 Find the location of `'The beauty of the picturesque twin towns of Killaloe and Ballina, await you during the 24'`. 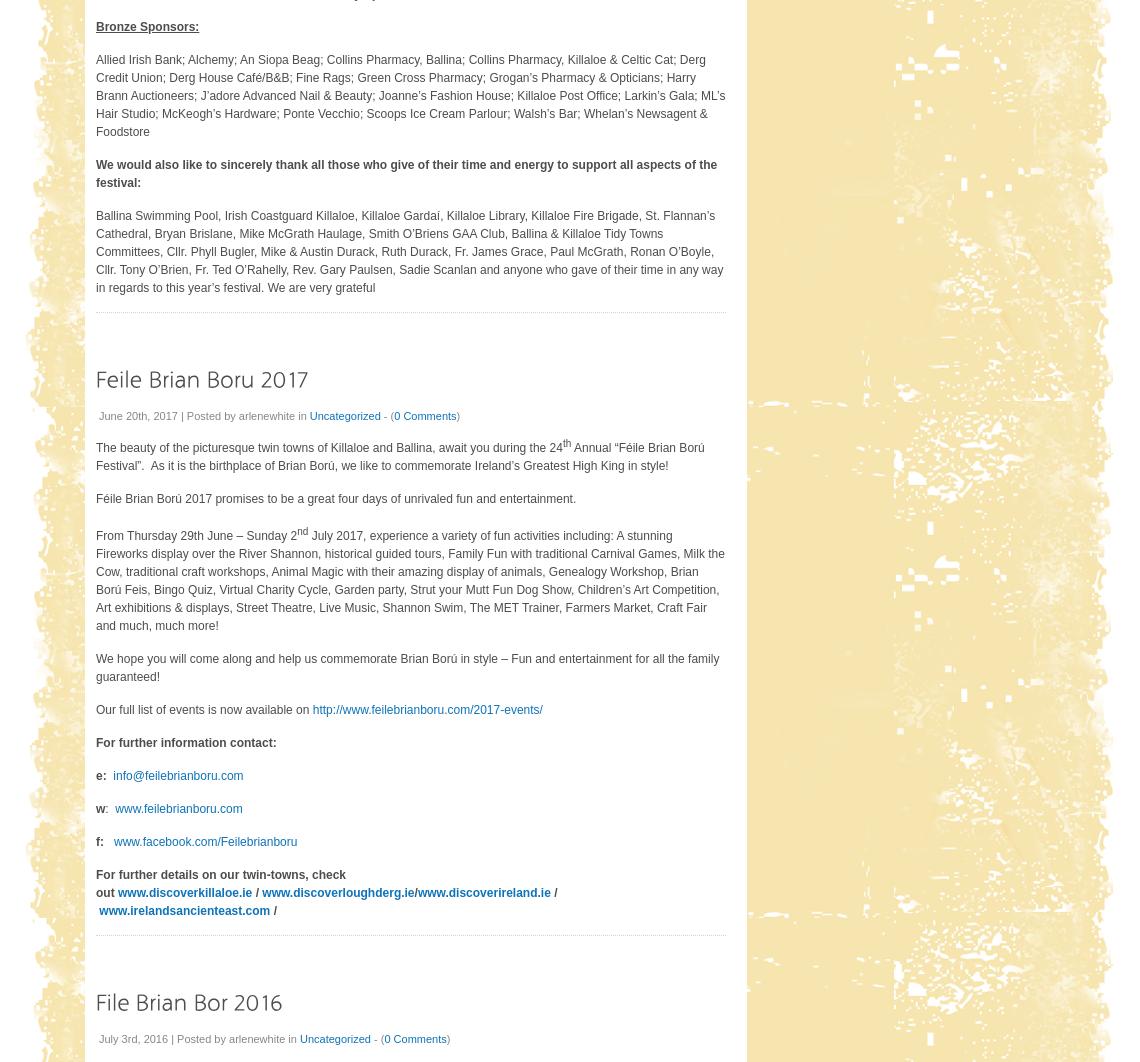

'The beauty of the picturesque twin towns of Killaloe and Ballina, await you during the 24' is located at coordinates (329, 445).